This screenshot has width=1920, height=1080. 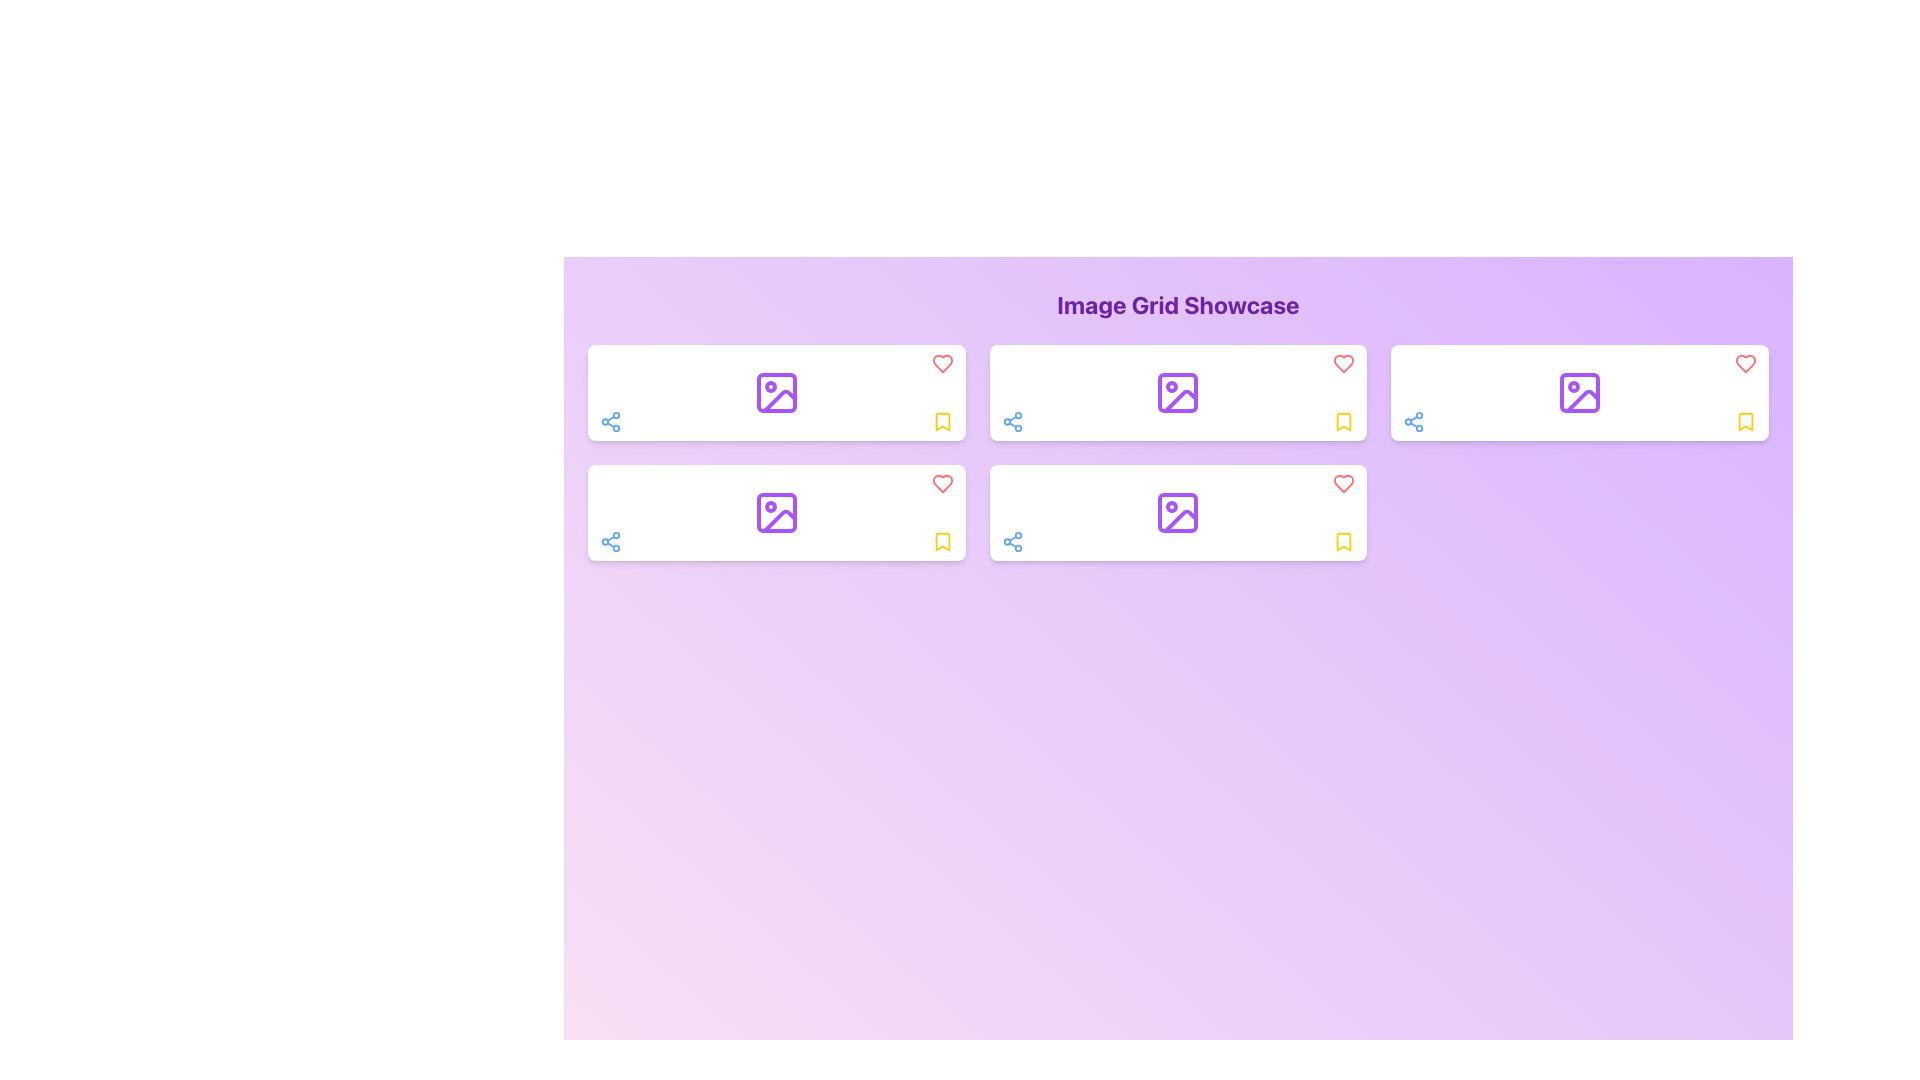 What do you see at coordinates (1344, 542) in the screenshot?
I see `the yellow bookmark icon button located in the lower-right corner of the second card in the second row of the grid layout` at bounding box center [1344, 542].